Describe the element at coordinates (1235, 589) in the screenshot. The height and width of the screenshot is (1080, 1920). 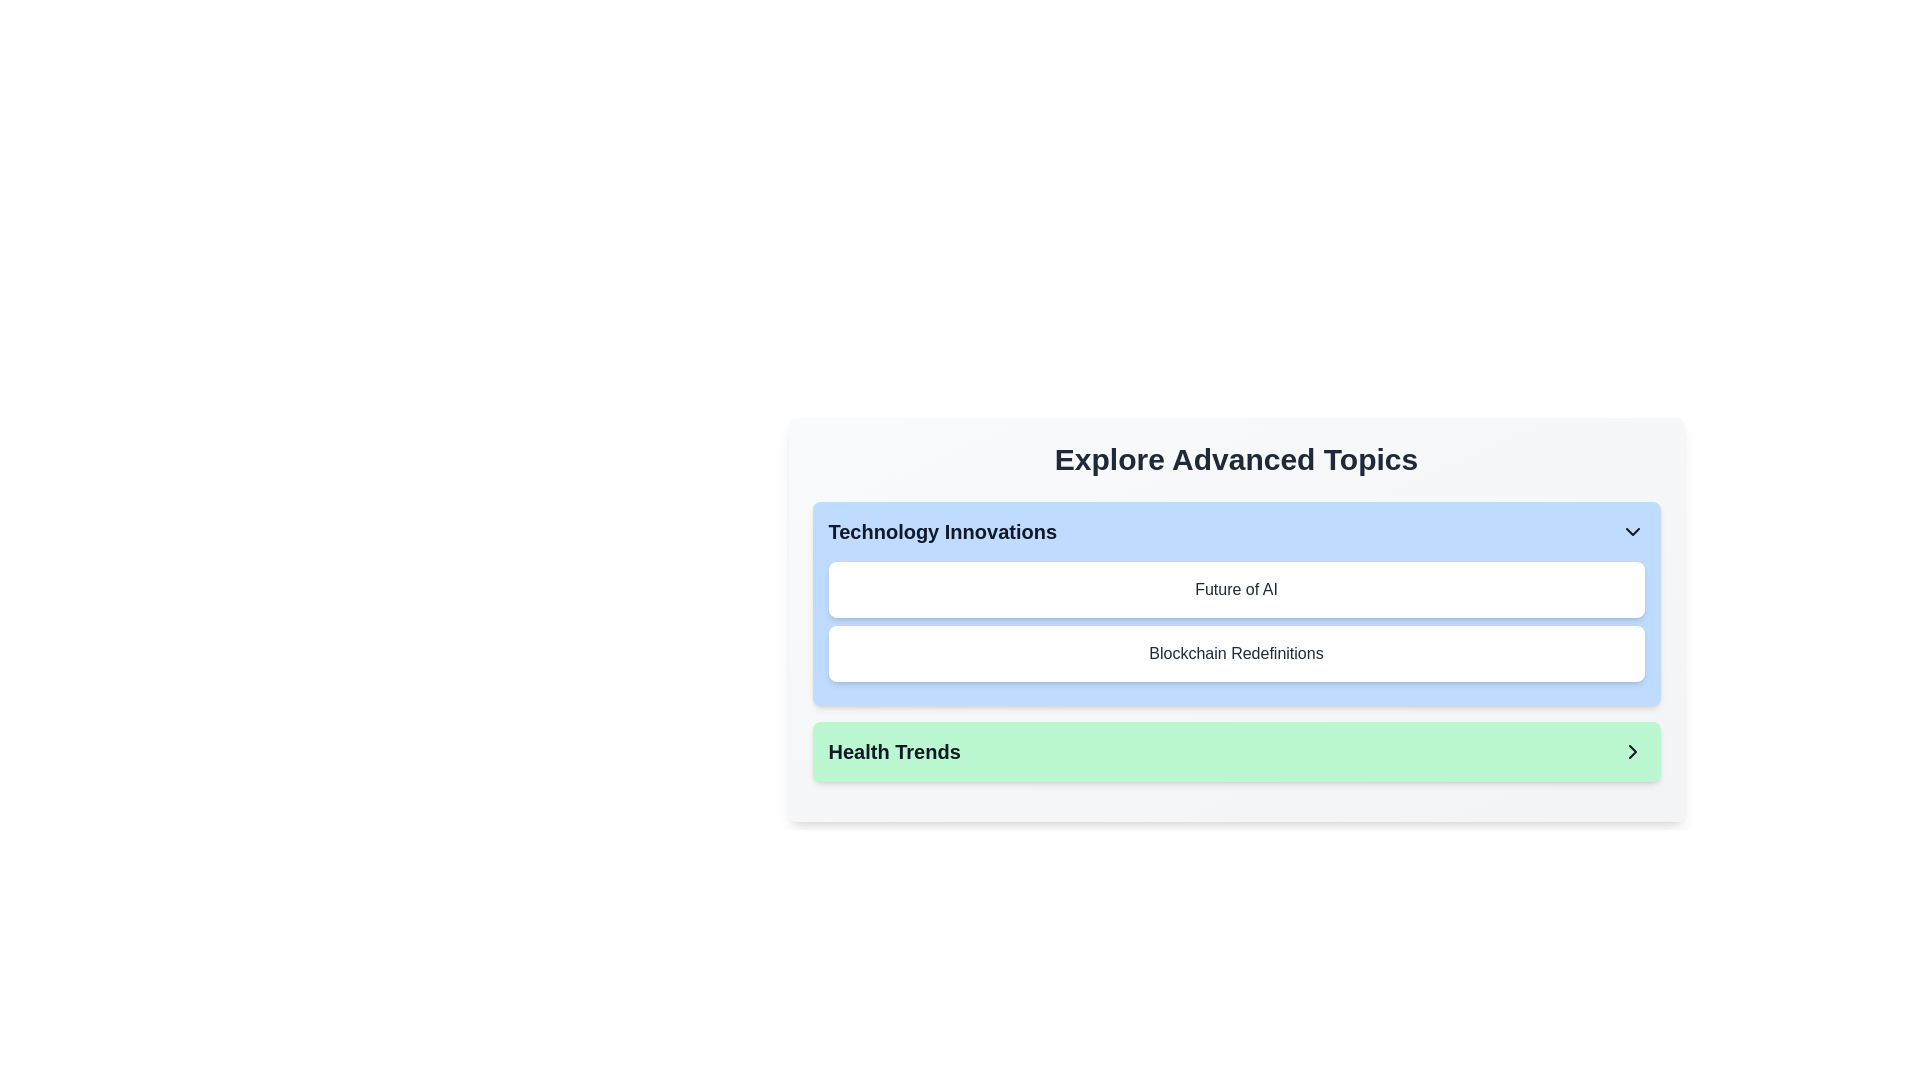
I see `the 'Future of AI' card, which is a rectangular clickable card with a white background and rounded corners, located in the 'Technology Innovations' section` at that location.